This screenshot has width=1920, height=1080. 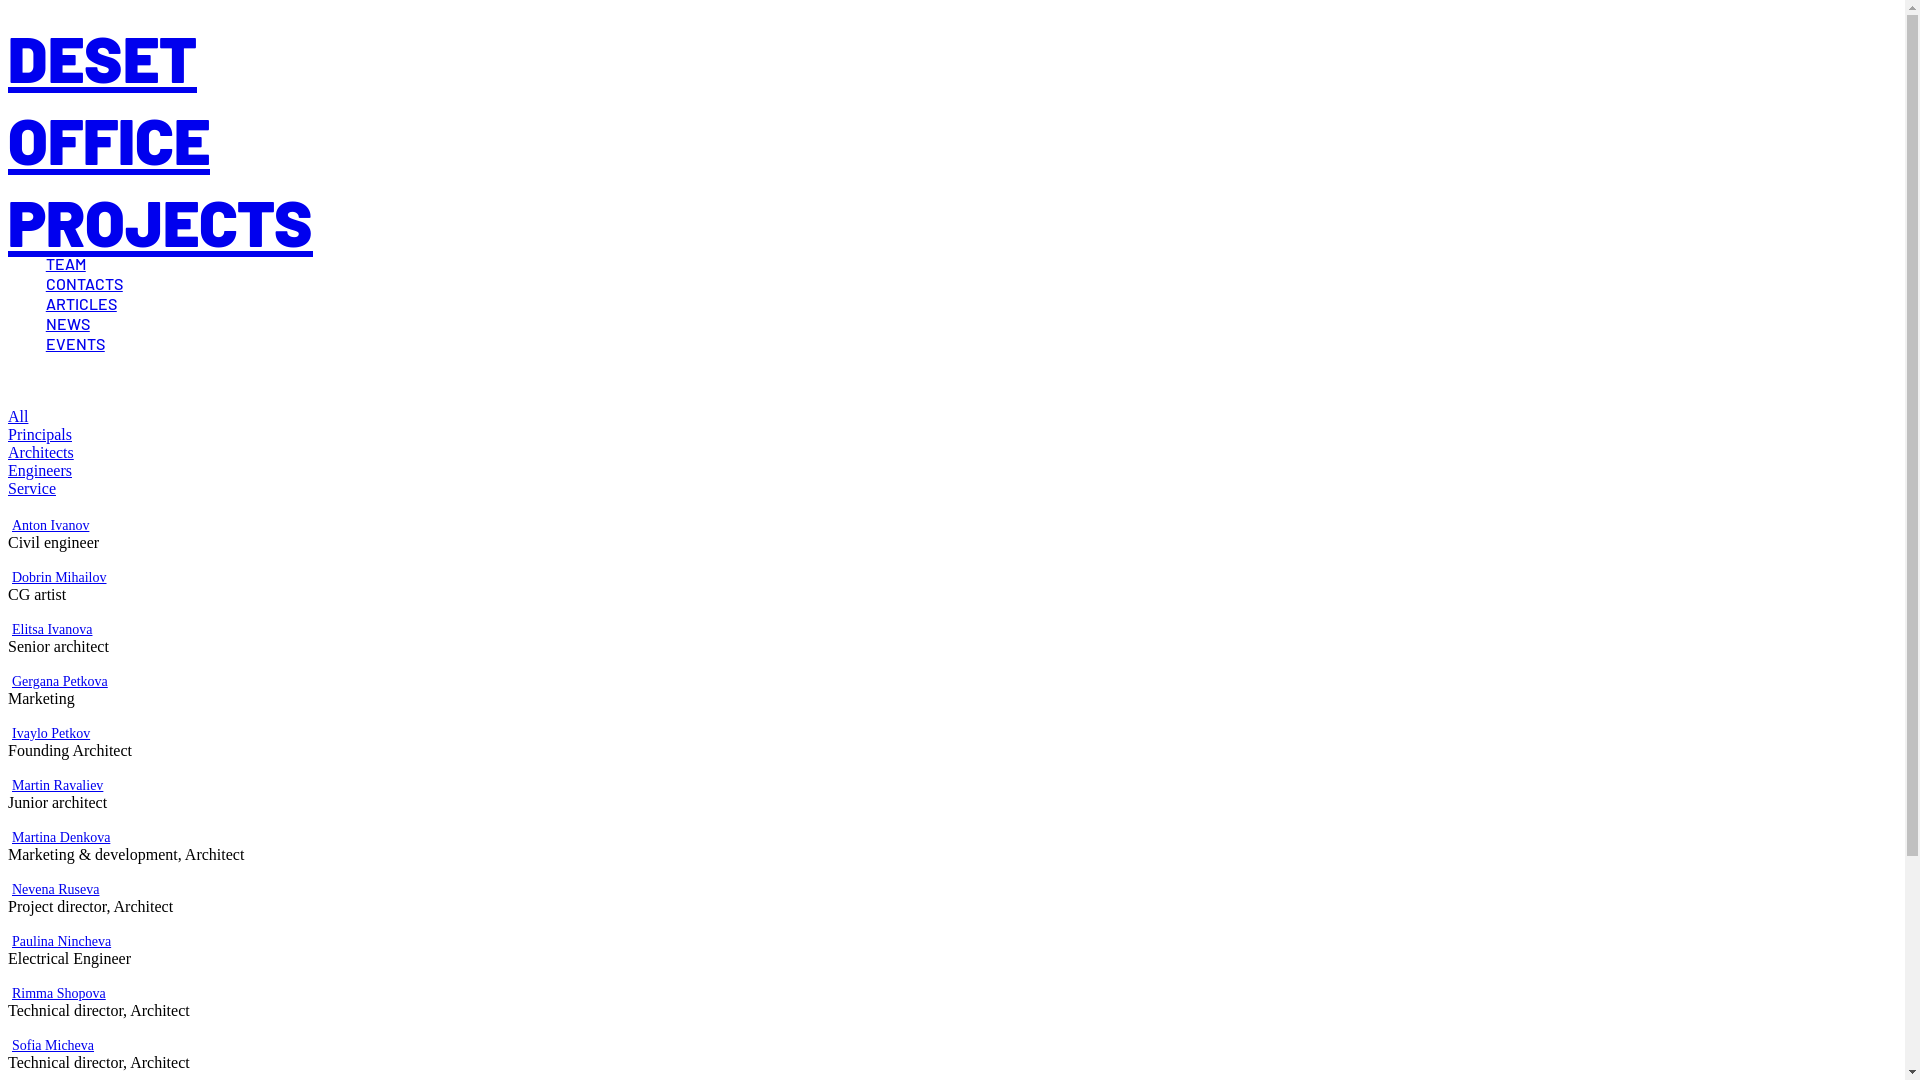 I want to click on 'All', so click(x=18, y=415).